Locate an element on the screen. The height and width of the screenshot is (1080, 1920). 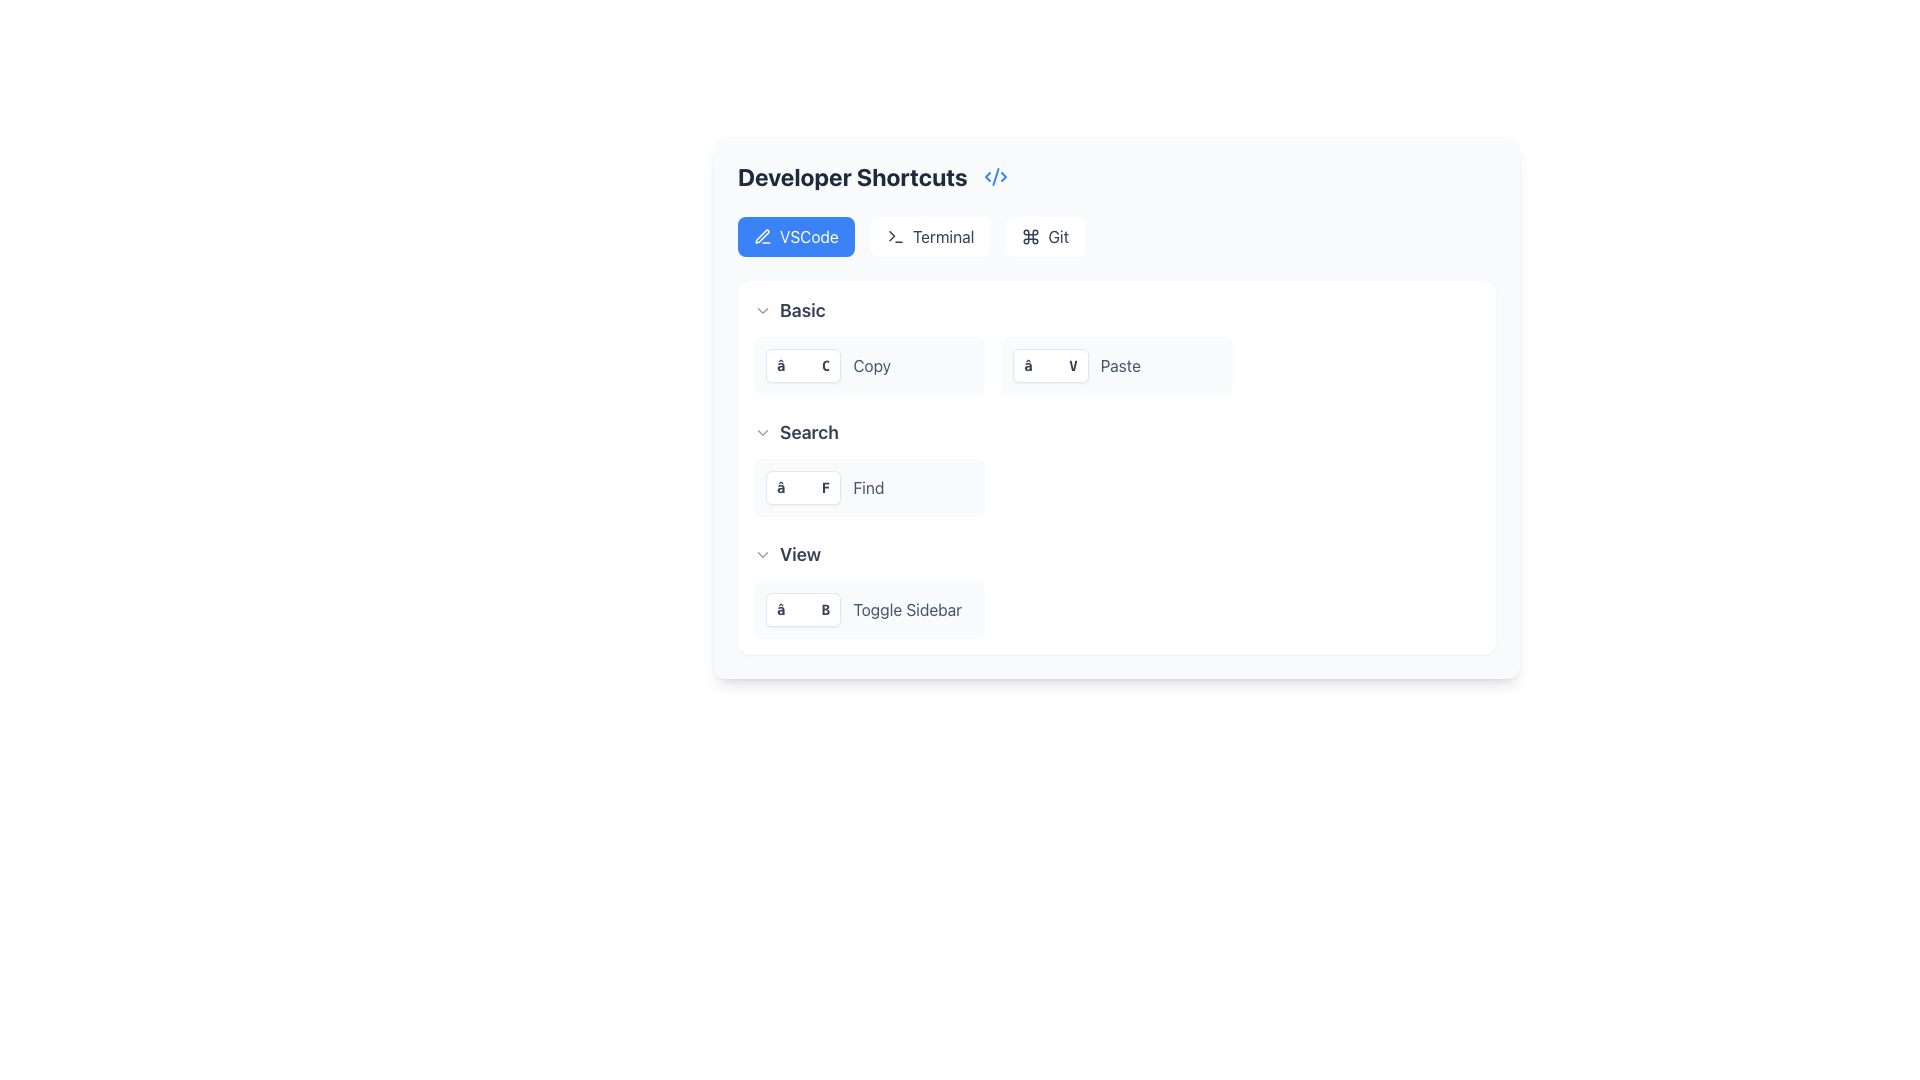
the first button in the 'Basic' category of the 'Developer Shortcuts' panel located at the top-left section is located at coordinates (869, 366).